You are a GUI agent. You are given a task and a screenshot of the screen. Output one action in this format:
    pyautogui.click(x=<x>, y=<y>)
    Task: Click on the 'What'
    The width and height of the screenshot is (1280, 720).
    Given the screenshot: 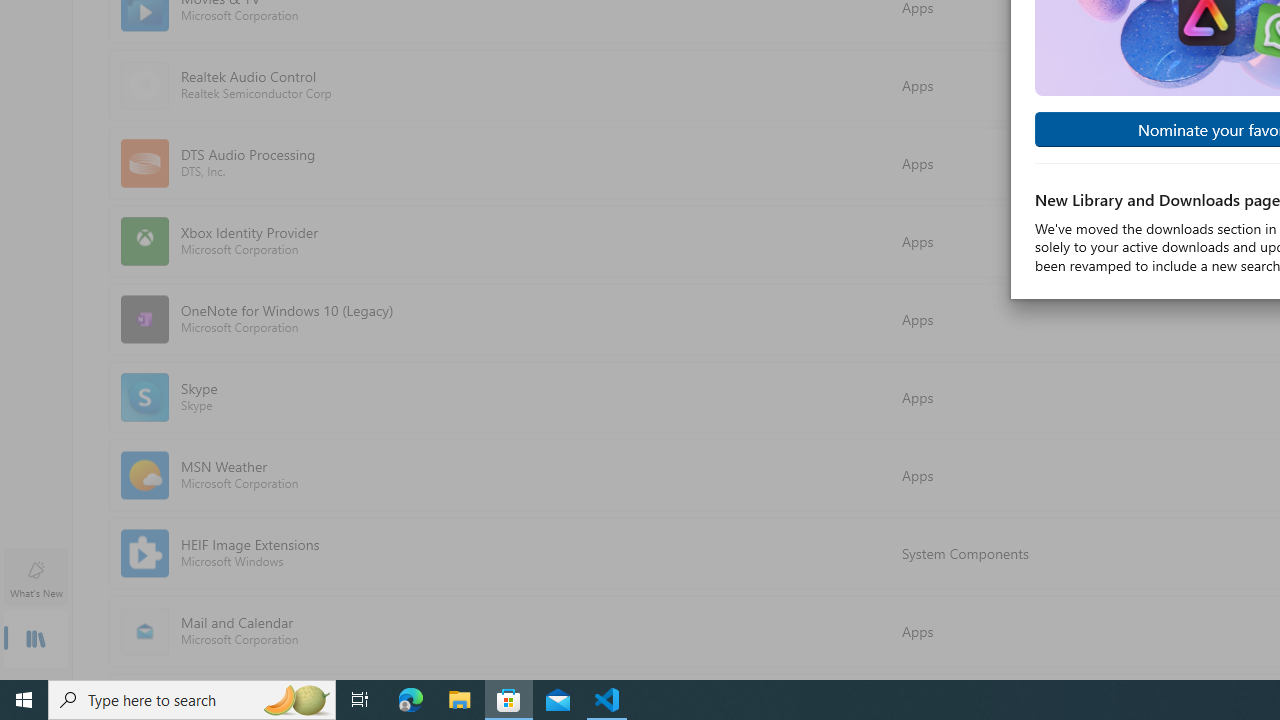 What is the action you would take?
    pyautogui.click(x=35, y=578)
    